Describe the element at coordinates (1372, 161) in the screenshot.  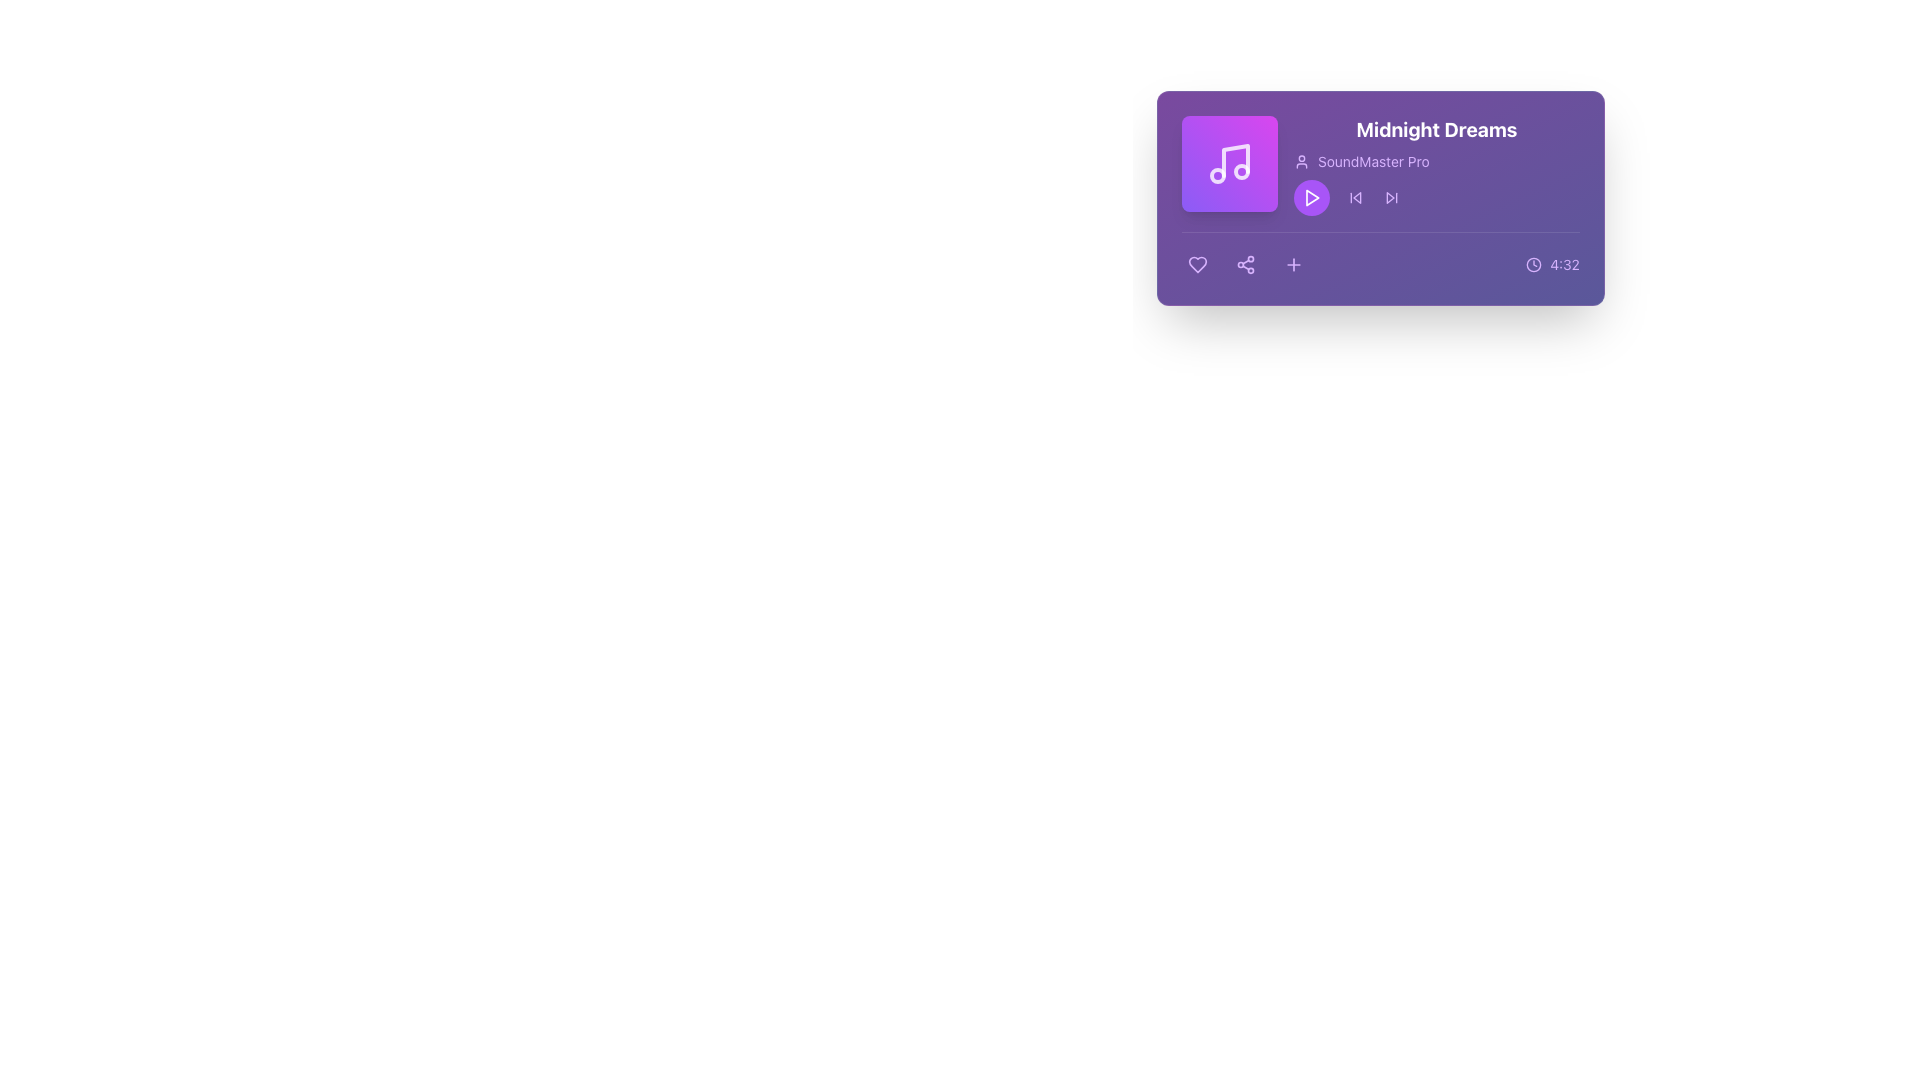
I see `the Text label displaying 'SoundMaster Pro' located in the top-right section below the main title 'Midnight Dreams'` at that location.